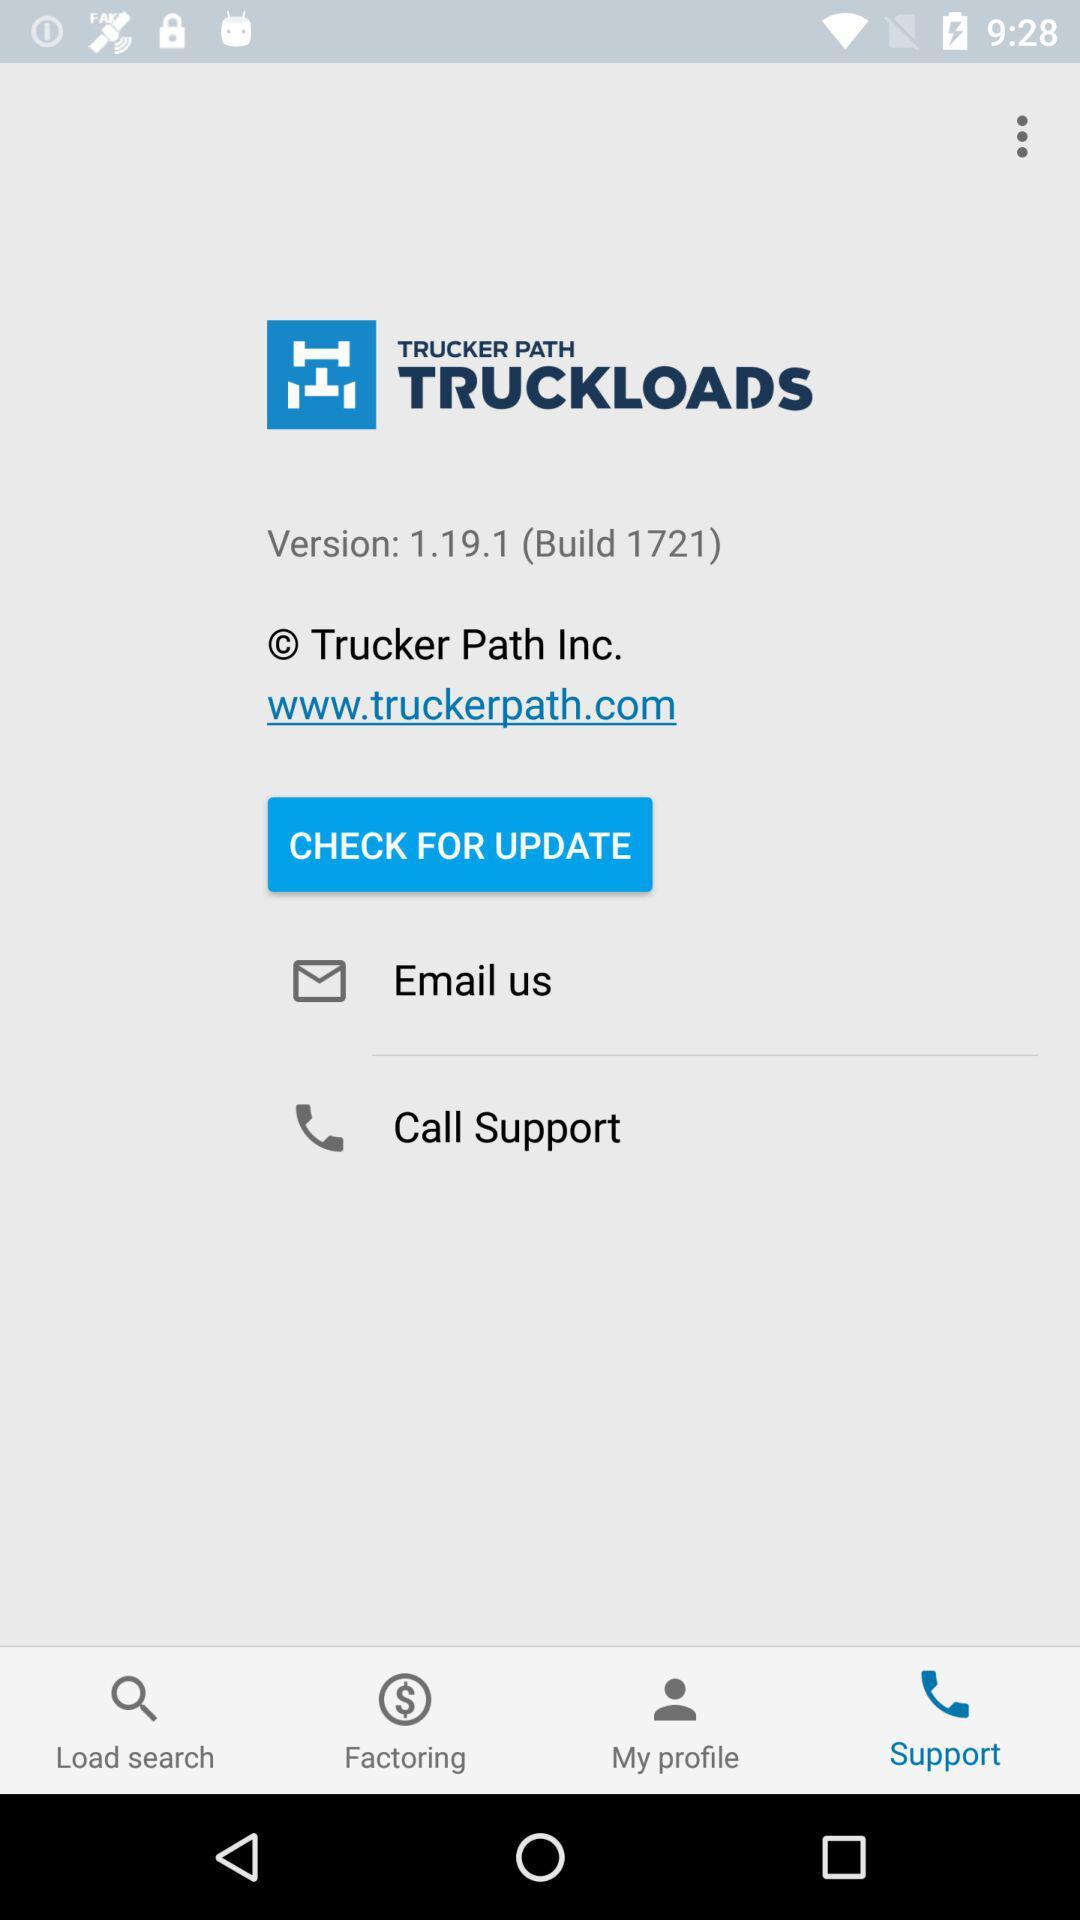  I want to click on factoring item, so click(405, 1719).